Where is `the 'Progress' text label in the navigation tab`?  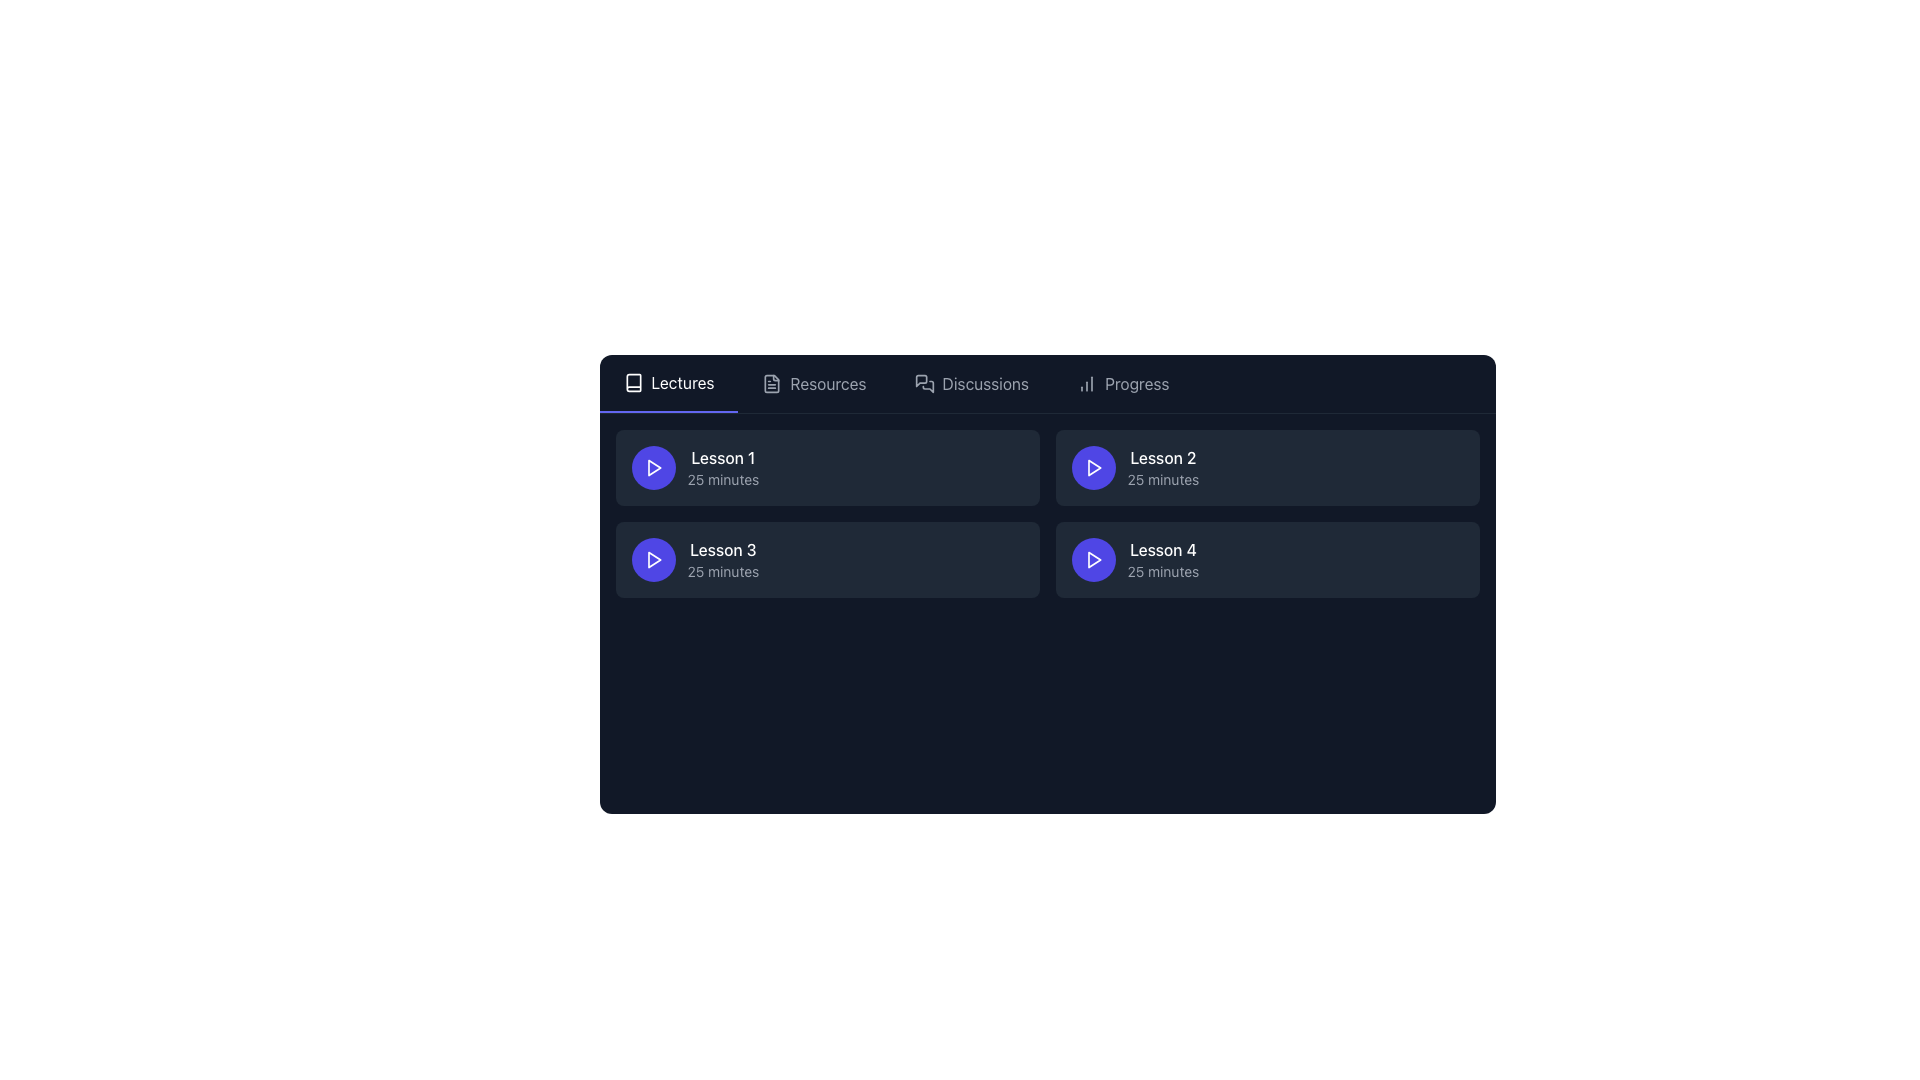
the 'Progress' text label in the navigation tab is located at coordinates (1137, 384).